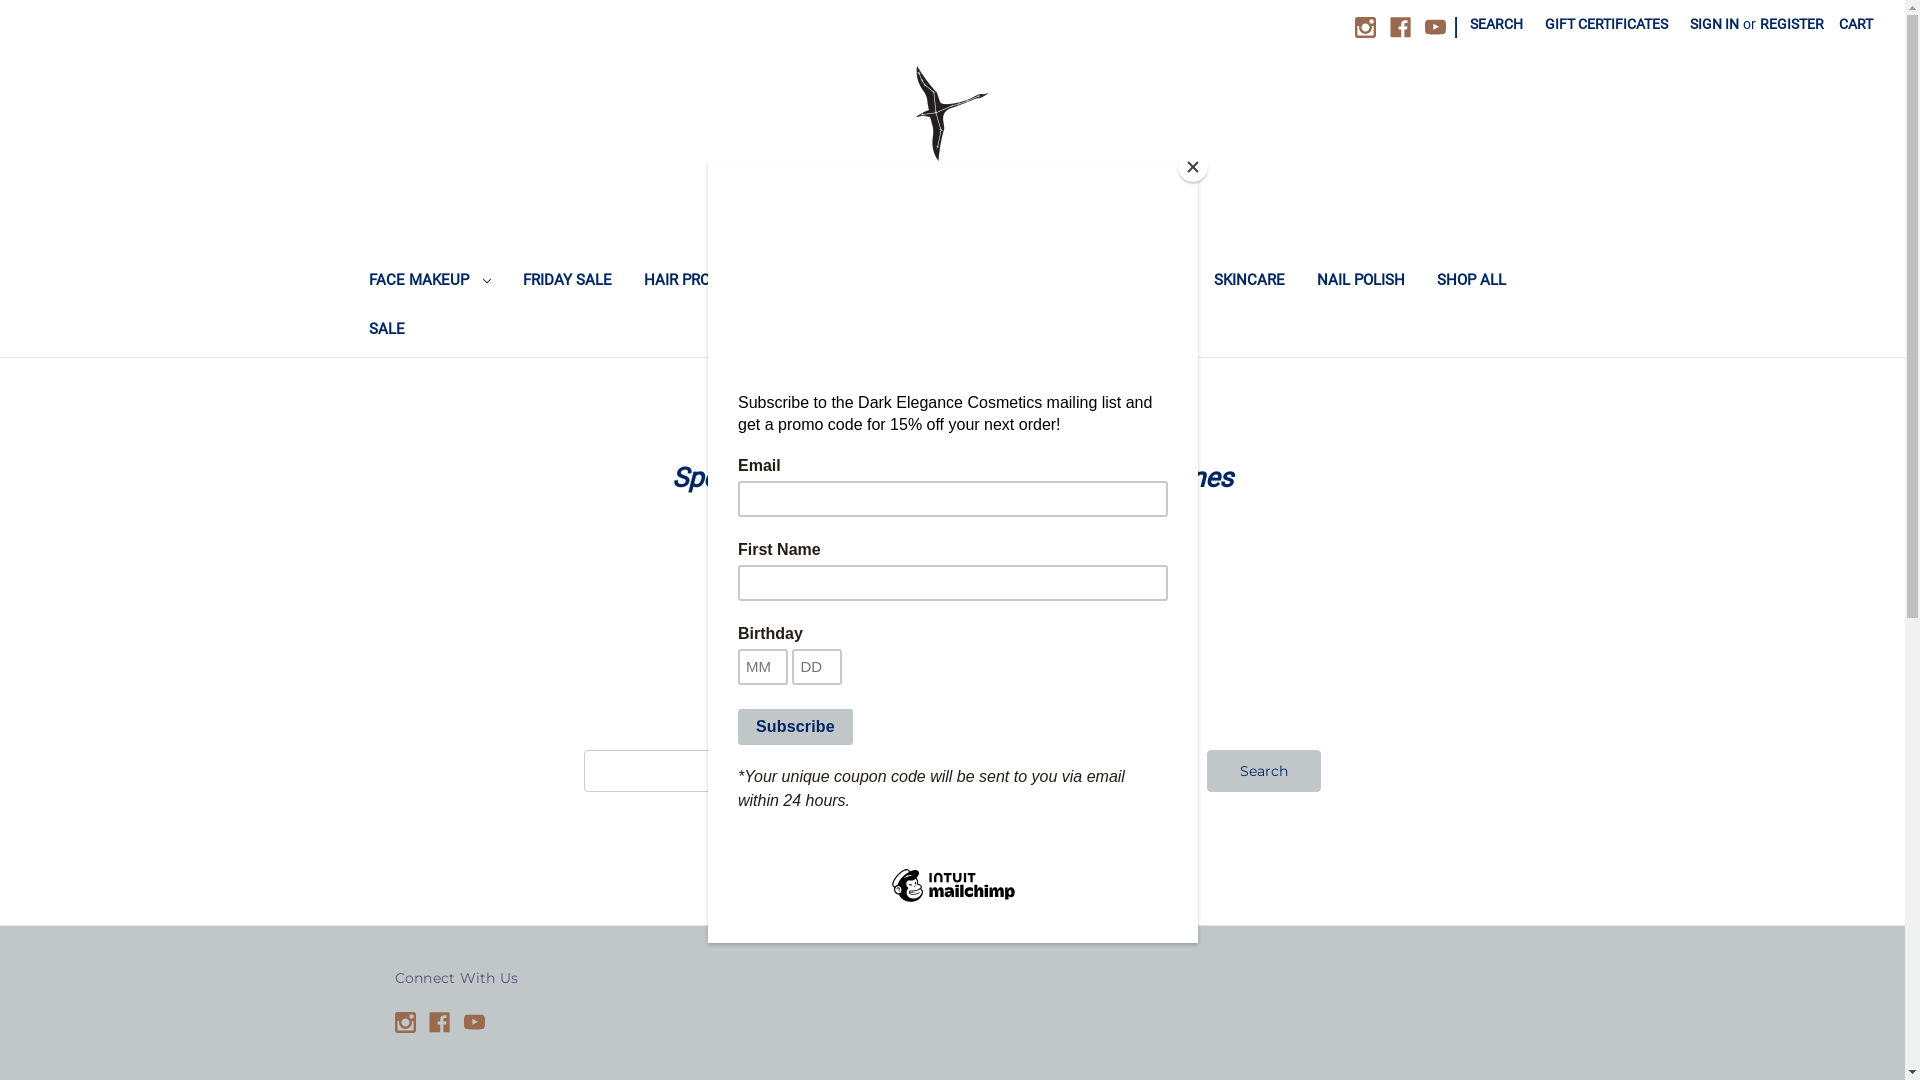 The image size is (1920, 1080). What do you see at coordinates (1533, 24) in the screenshot?
I see `'GIFT CERTIFICATES'` at bounding box center [1533, 24].